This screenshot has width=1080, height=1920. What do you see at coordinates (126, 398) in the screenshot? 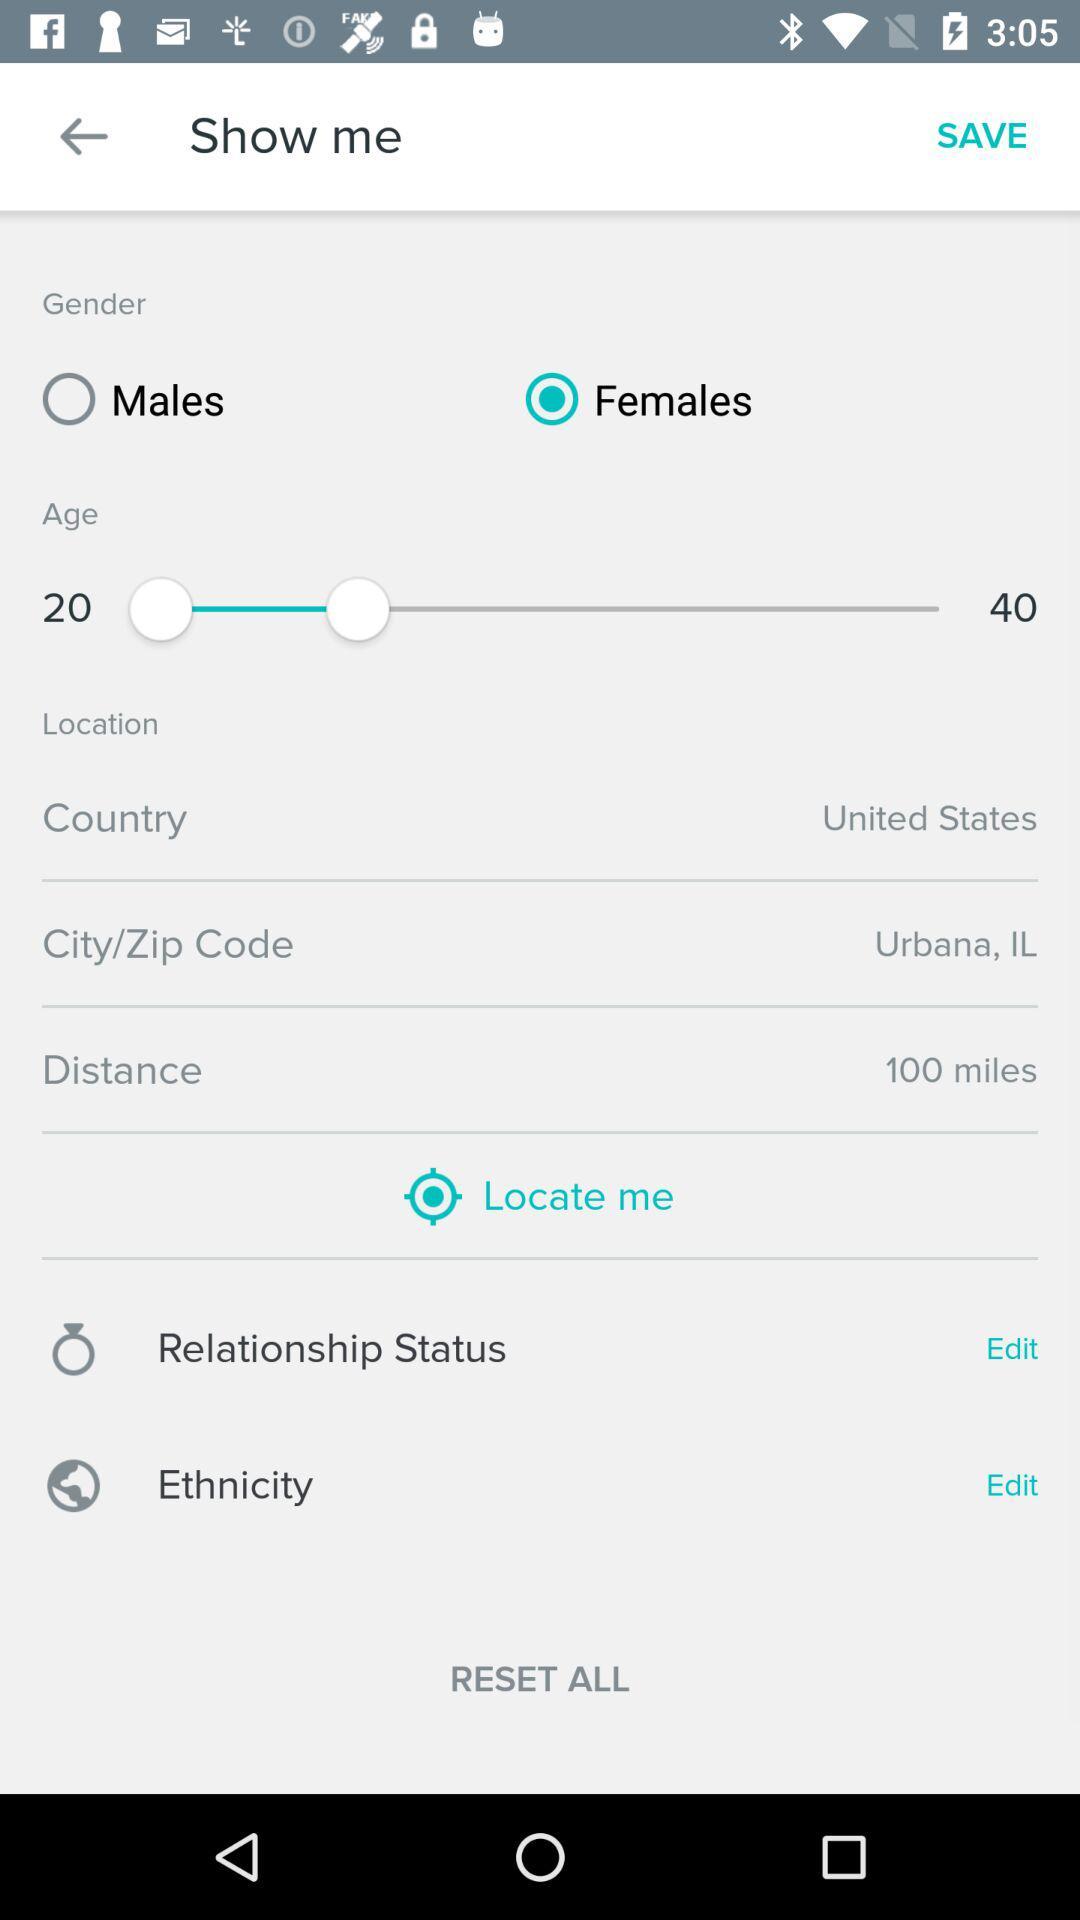
I see `males icon` at bounding box center [126, 398].